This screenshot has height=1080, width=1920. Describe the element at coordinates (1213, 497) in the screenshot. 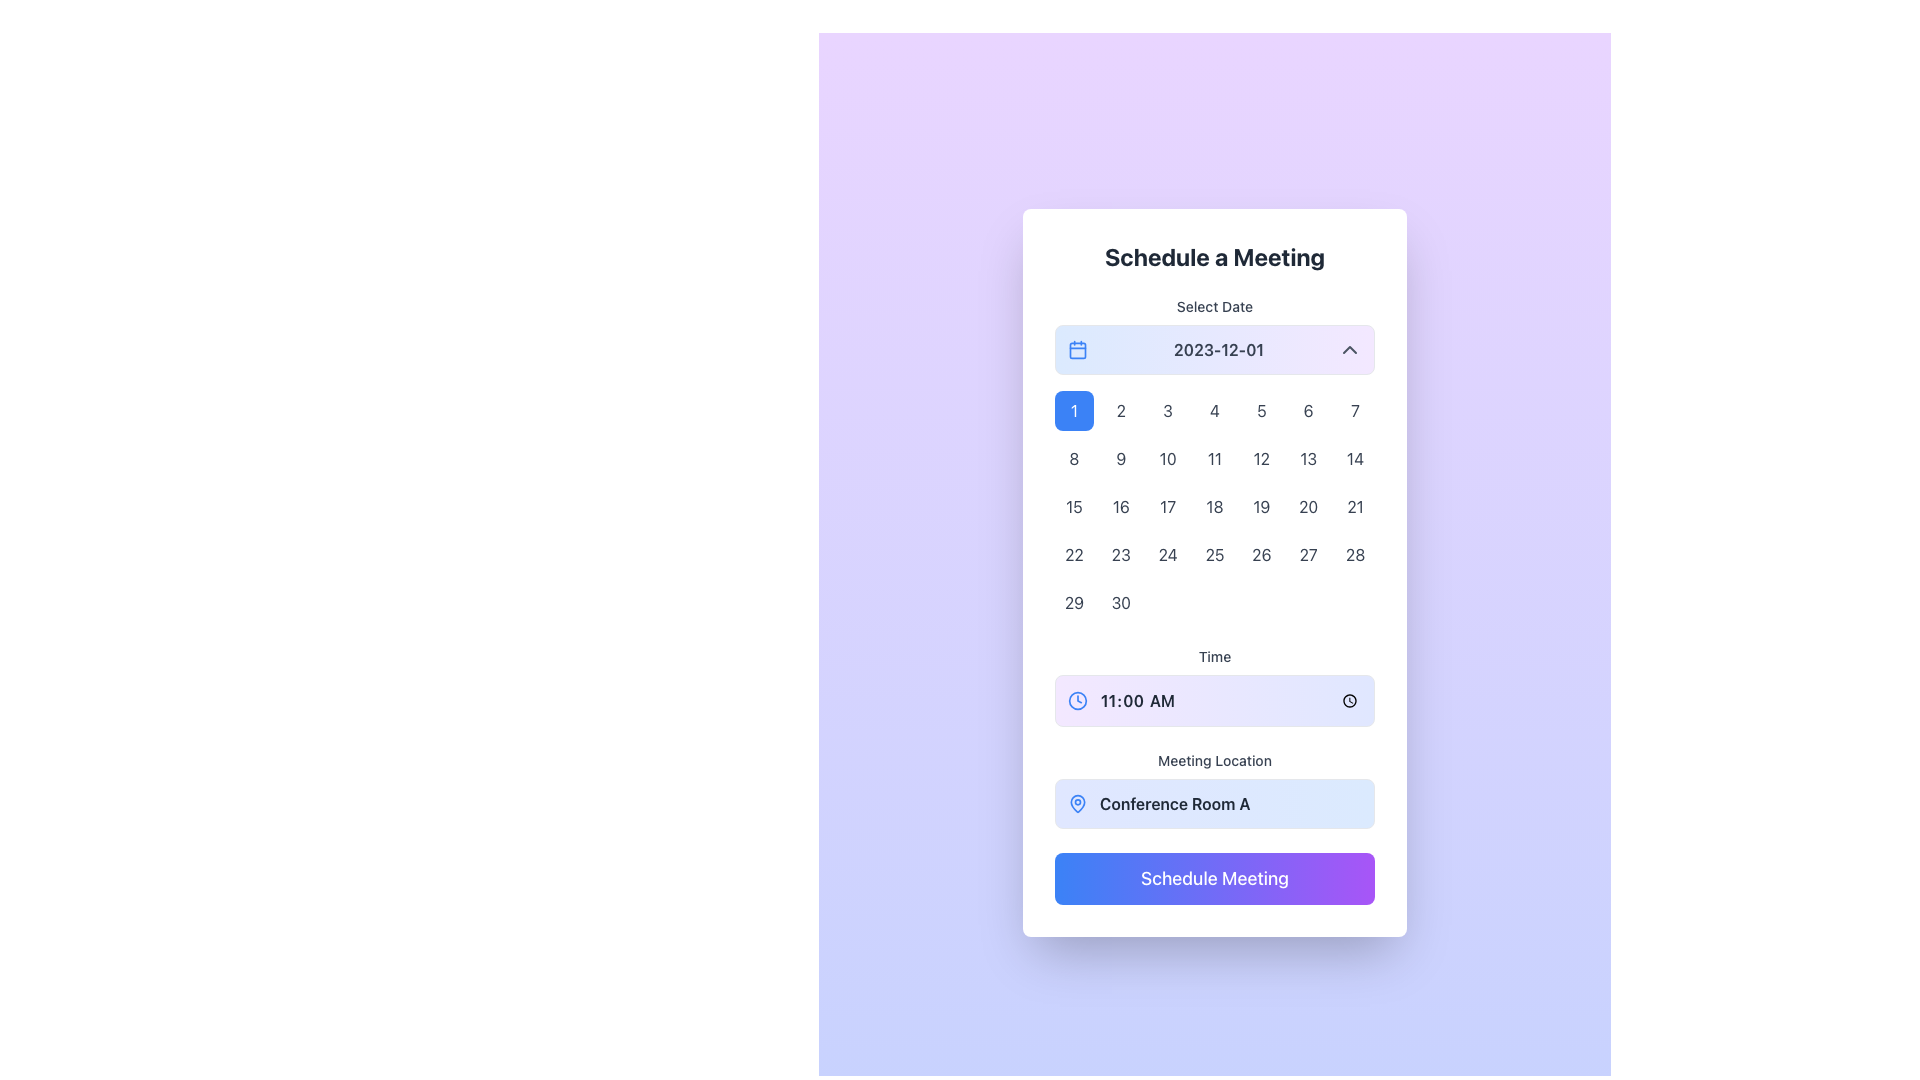

I see `the individual cell representing a specific date in the calendar grid, which is styled as a rounded button with distinct colors for the current day` at that location.